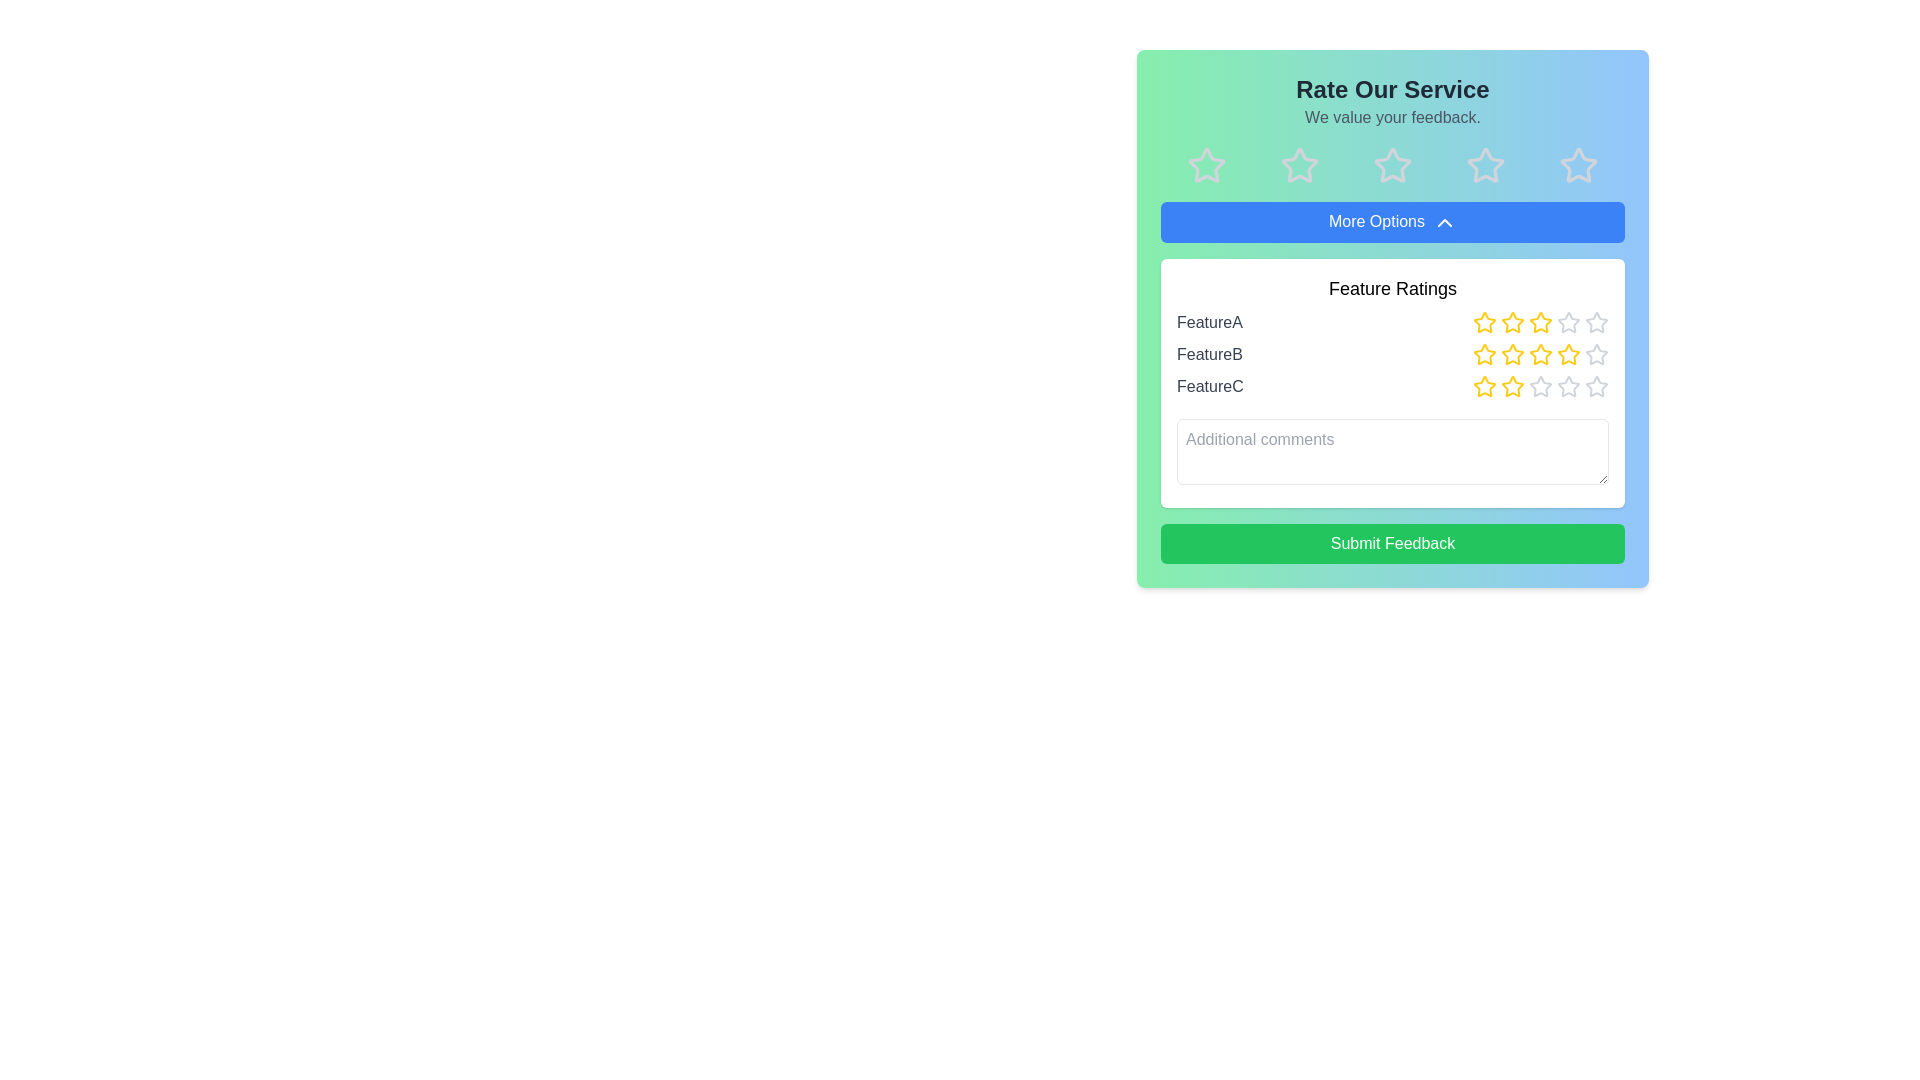 The width and height of the screenshot is (1920, 1080). I want to click on text label that reads 'Feature Ratings', which is styled bold and positioned above the feature rating rows in the white panel, so click(1391, 288).